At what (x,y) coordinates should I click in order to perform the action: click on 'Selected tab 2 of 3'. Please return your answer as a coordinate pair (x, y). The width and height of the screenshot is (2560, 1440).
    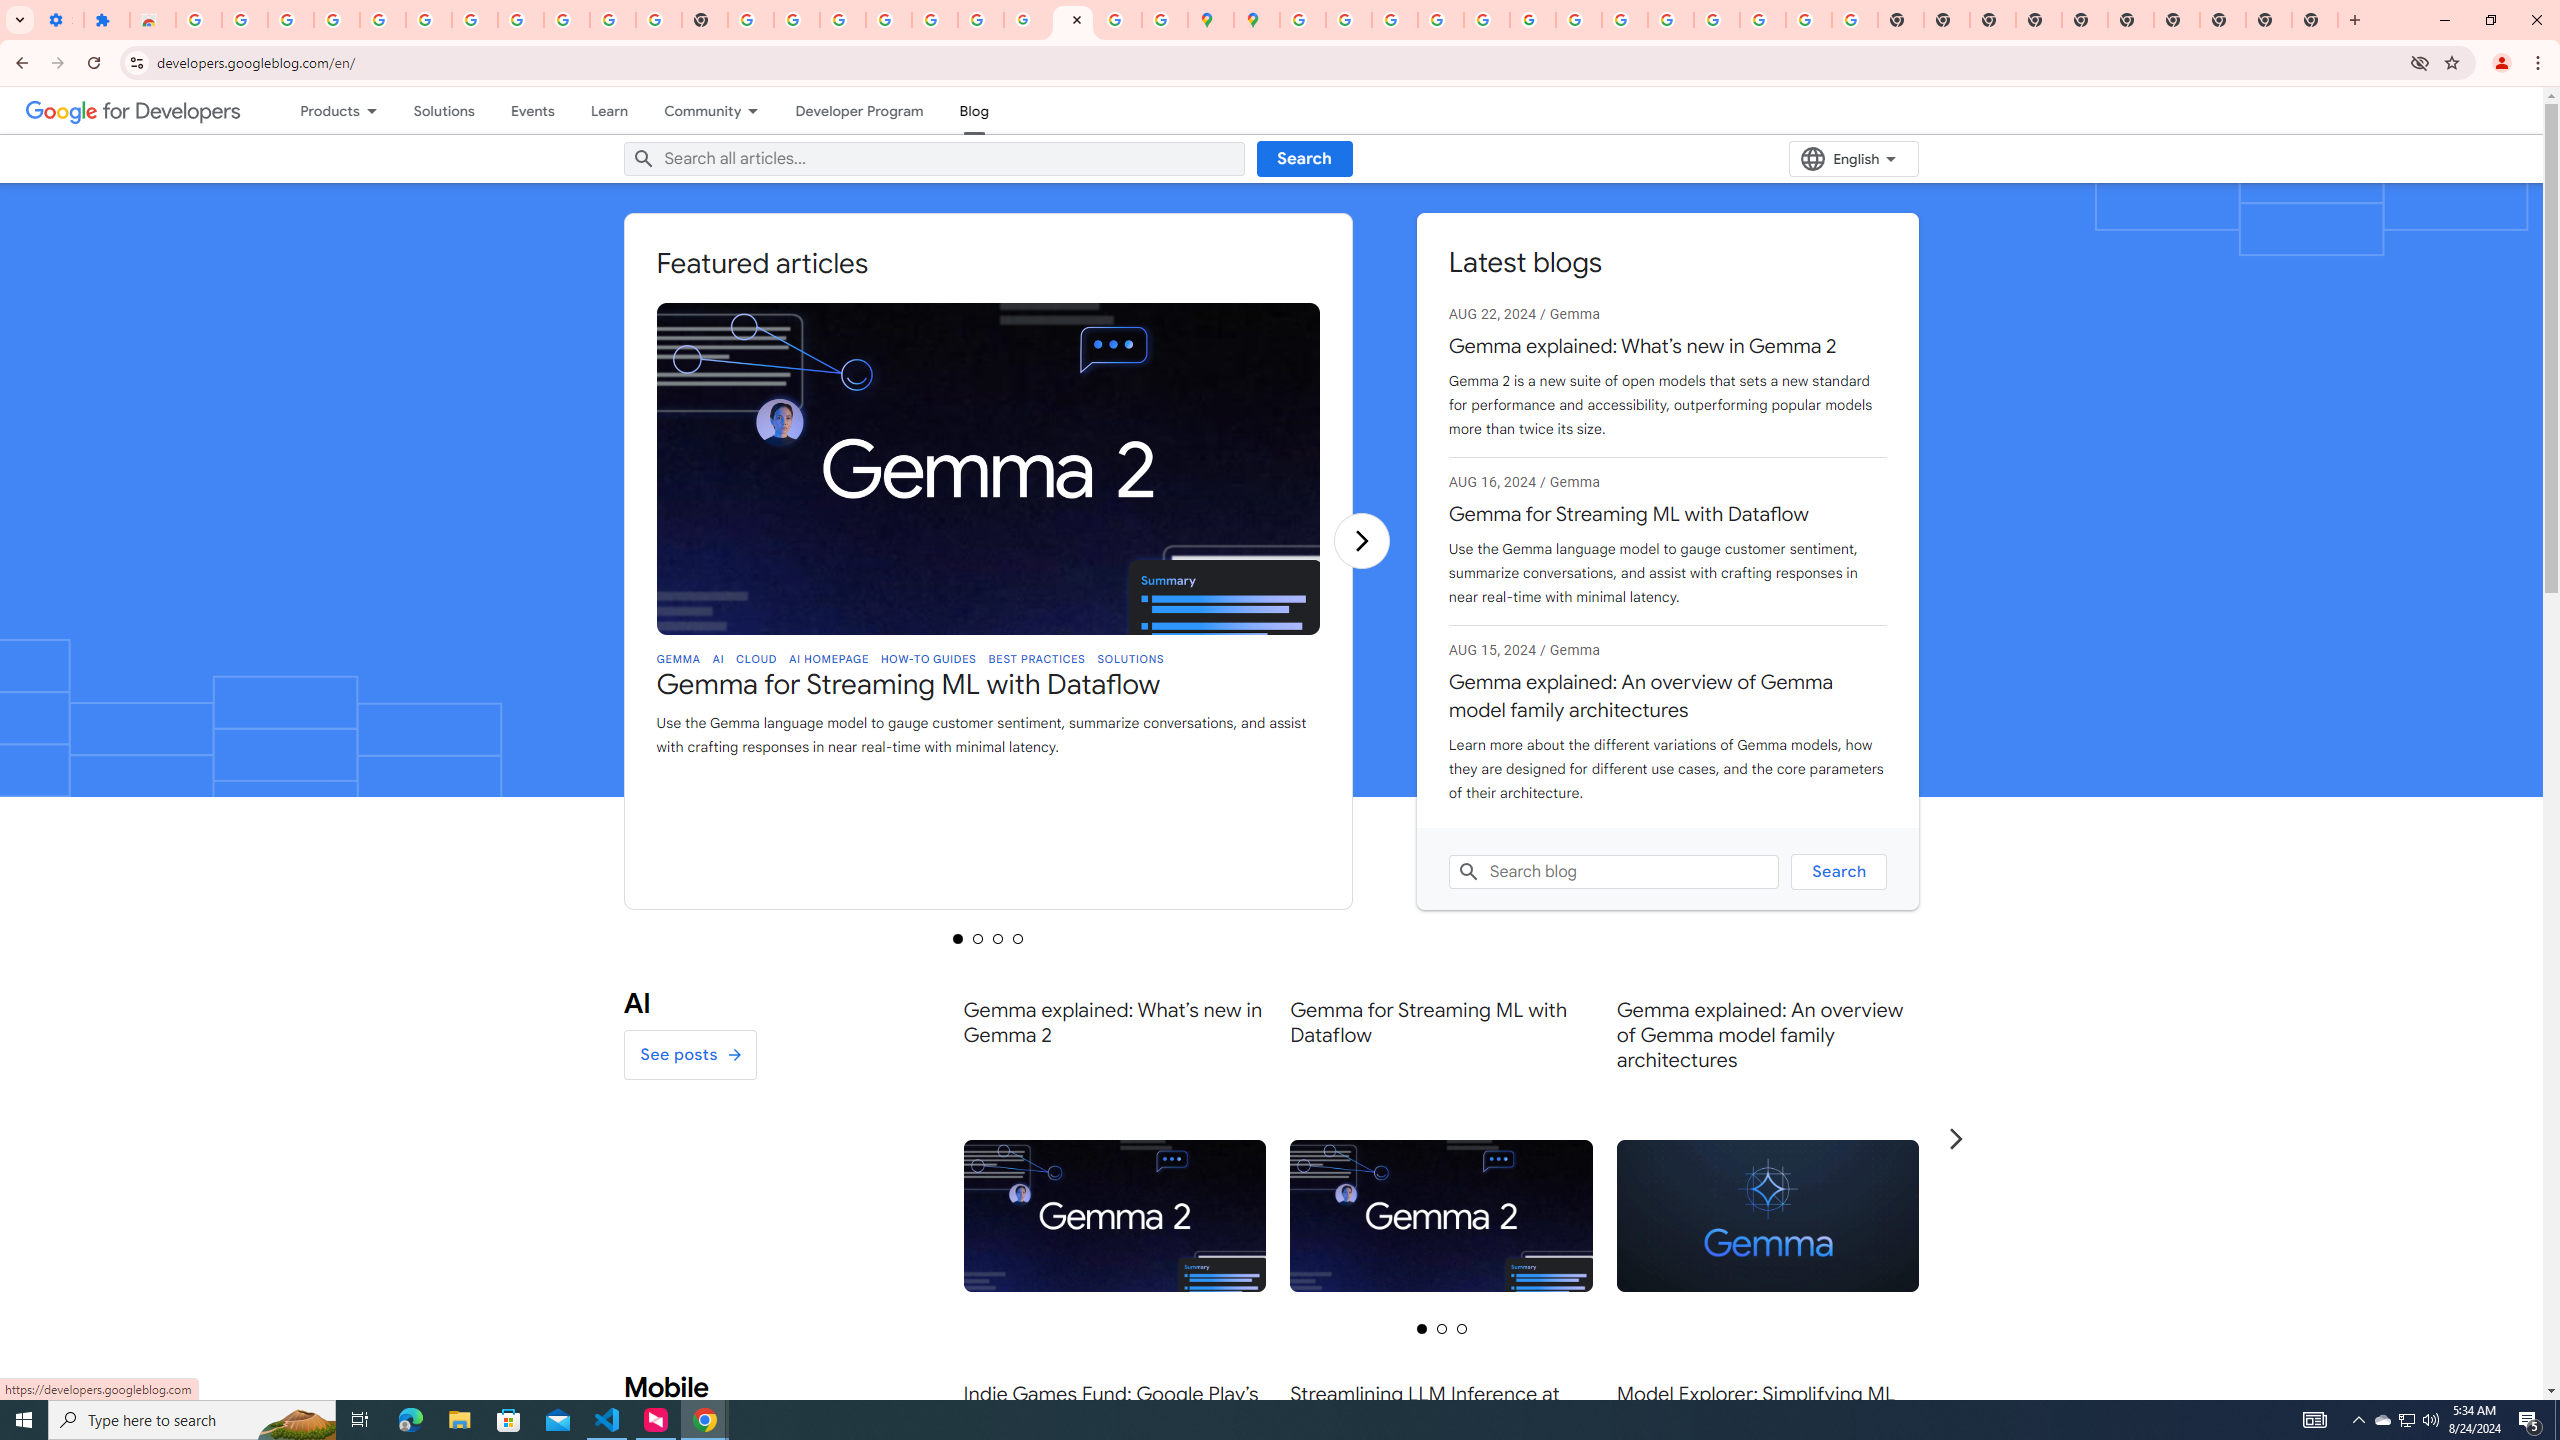
    Looking at the image, I should click on (1440, 1328).